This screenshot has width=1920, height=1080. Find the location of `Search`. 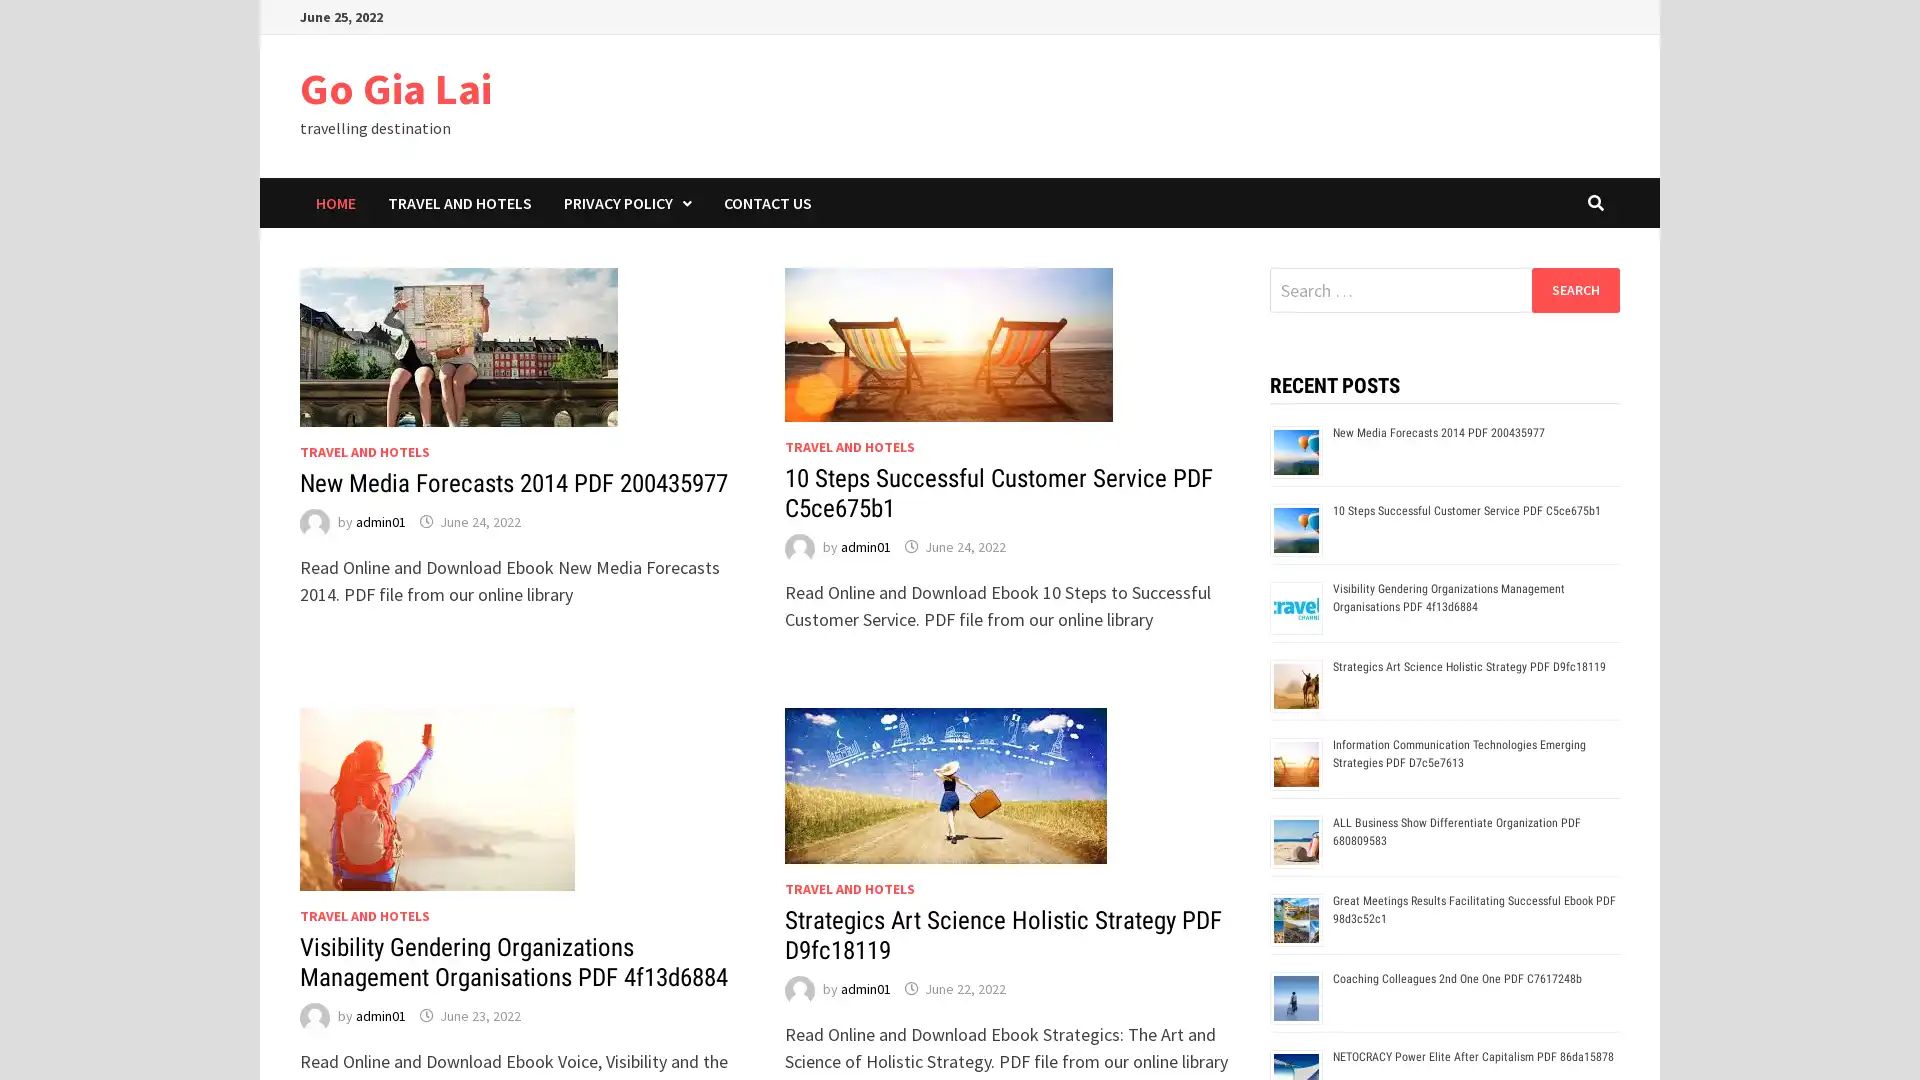

Search is located at coordinates (1574, 289).